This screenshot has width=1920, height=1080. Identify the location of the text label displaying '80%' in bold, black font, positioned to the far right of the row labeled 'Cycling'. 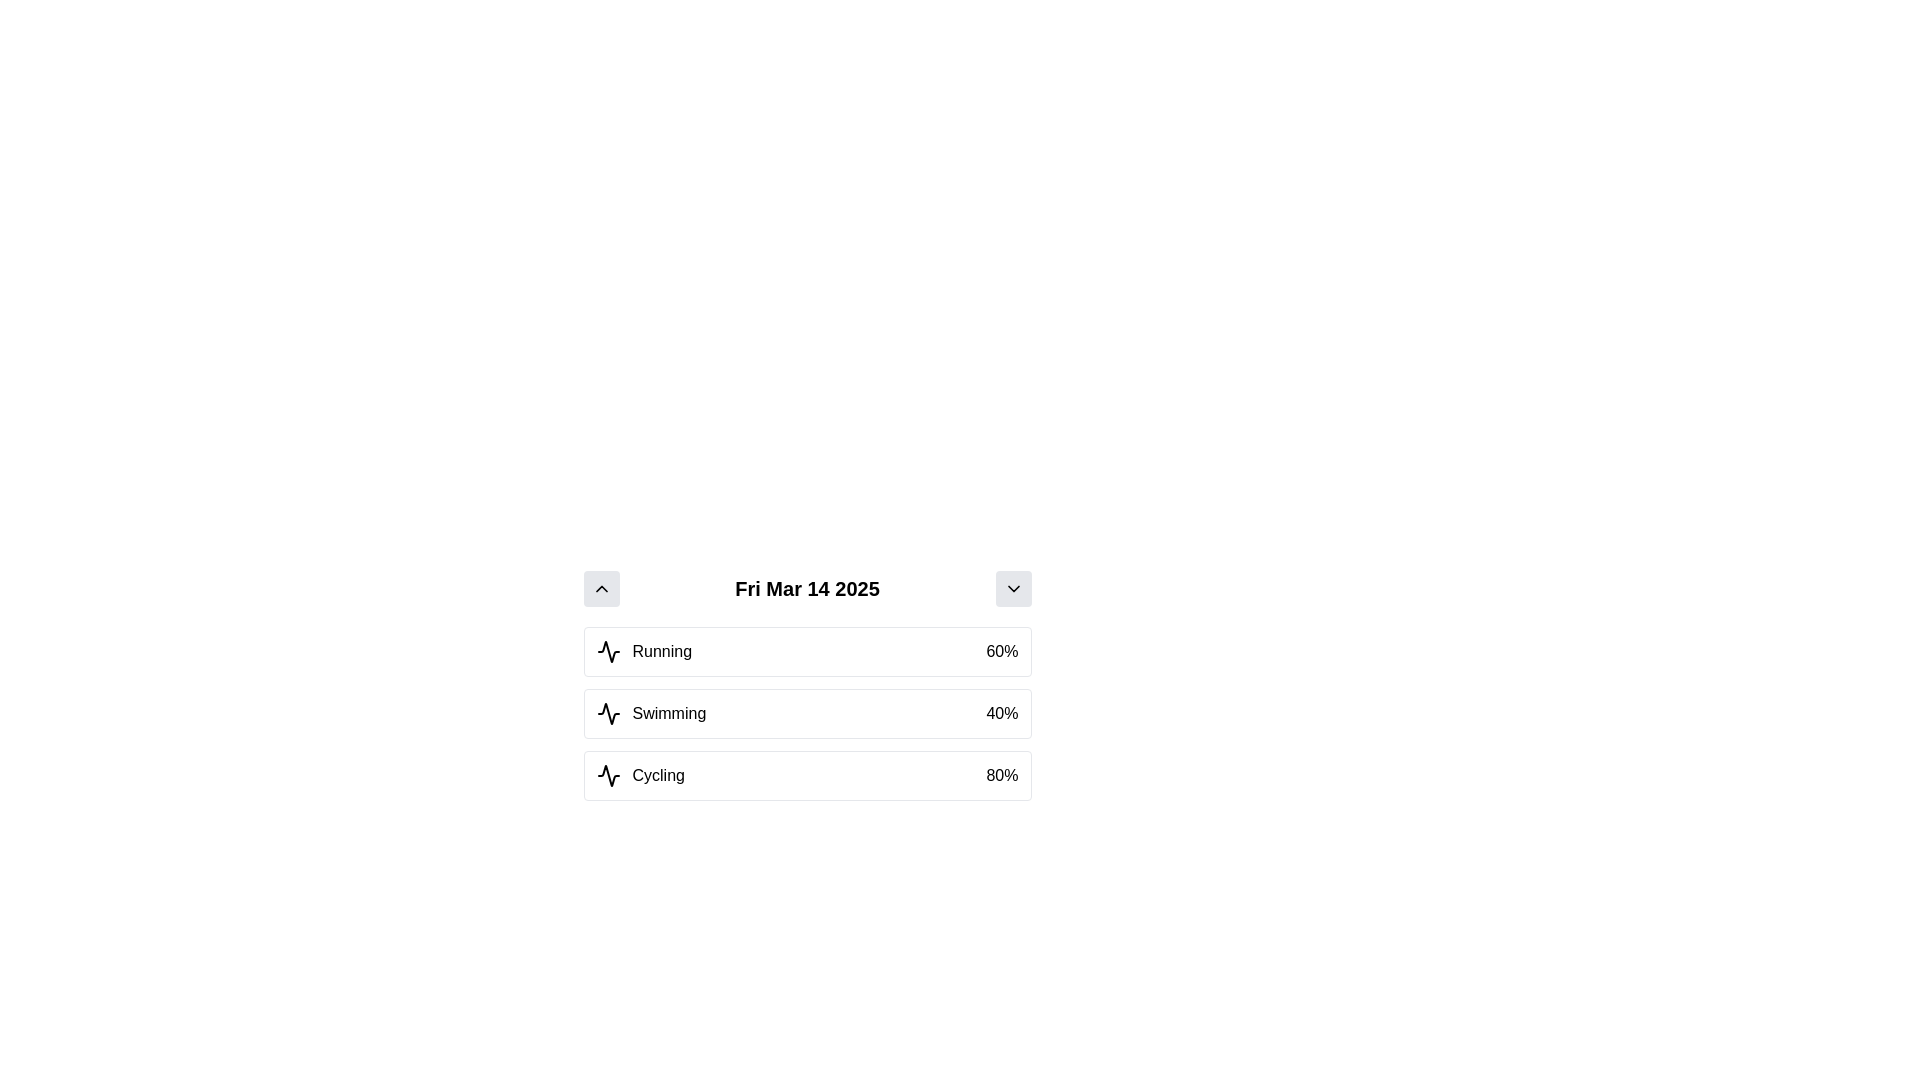
(1002, 774).